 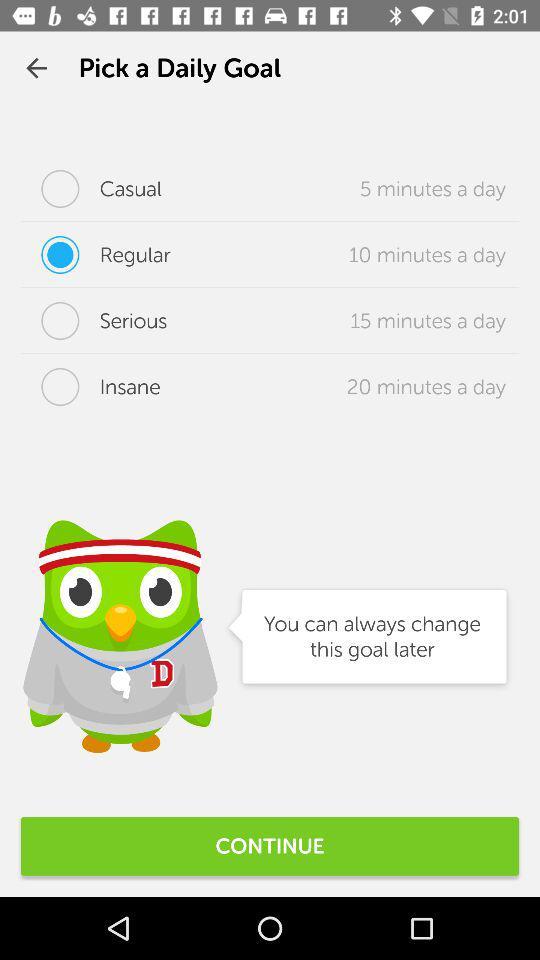 I want to click on the icon to the left of the 5 minutes a icon, so click(x=90, y=189).